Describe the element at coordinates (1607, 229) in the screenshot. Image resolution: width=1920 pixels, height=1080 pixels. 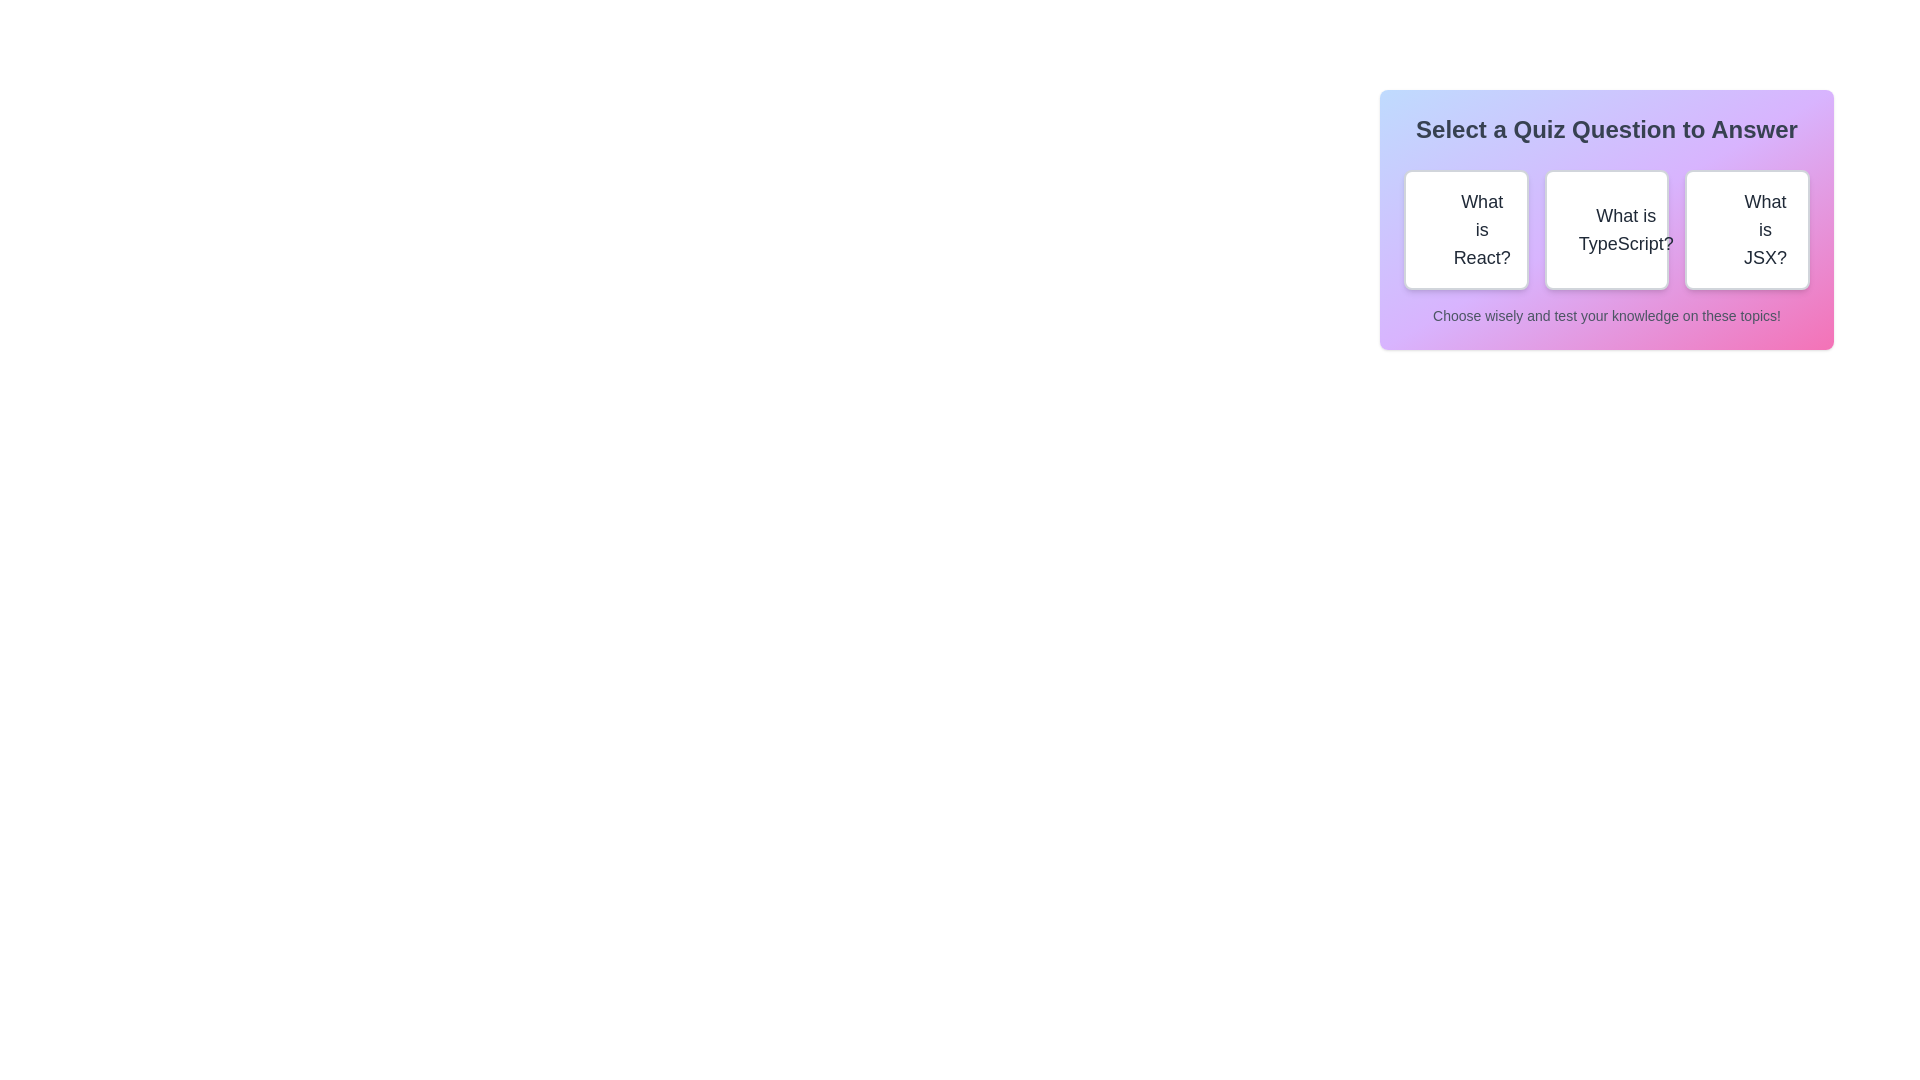
I see `the button labeled 'What is TypeScript?' located in the section titled 'Select a Quiz Question to Answer', which is positioned between the buttons 'What is React?' and 'What is JSX?'` at that location.